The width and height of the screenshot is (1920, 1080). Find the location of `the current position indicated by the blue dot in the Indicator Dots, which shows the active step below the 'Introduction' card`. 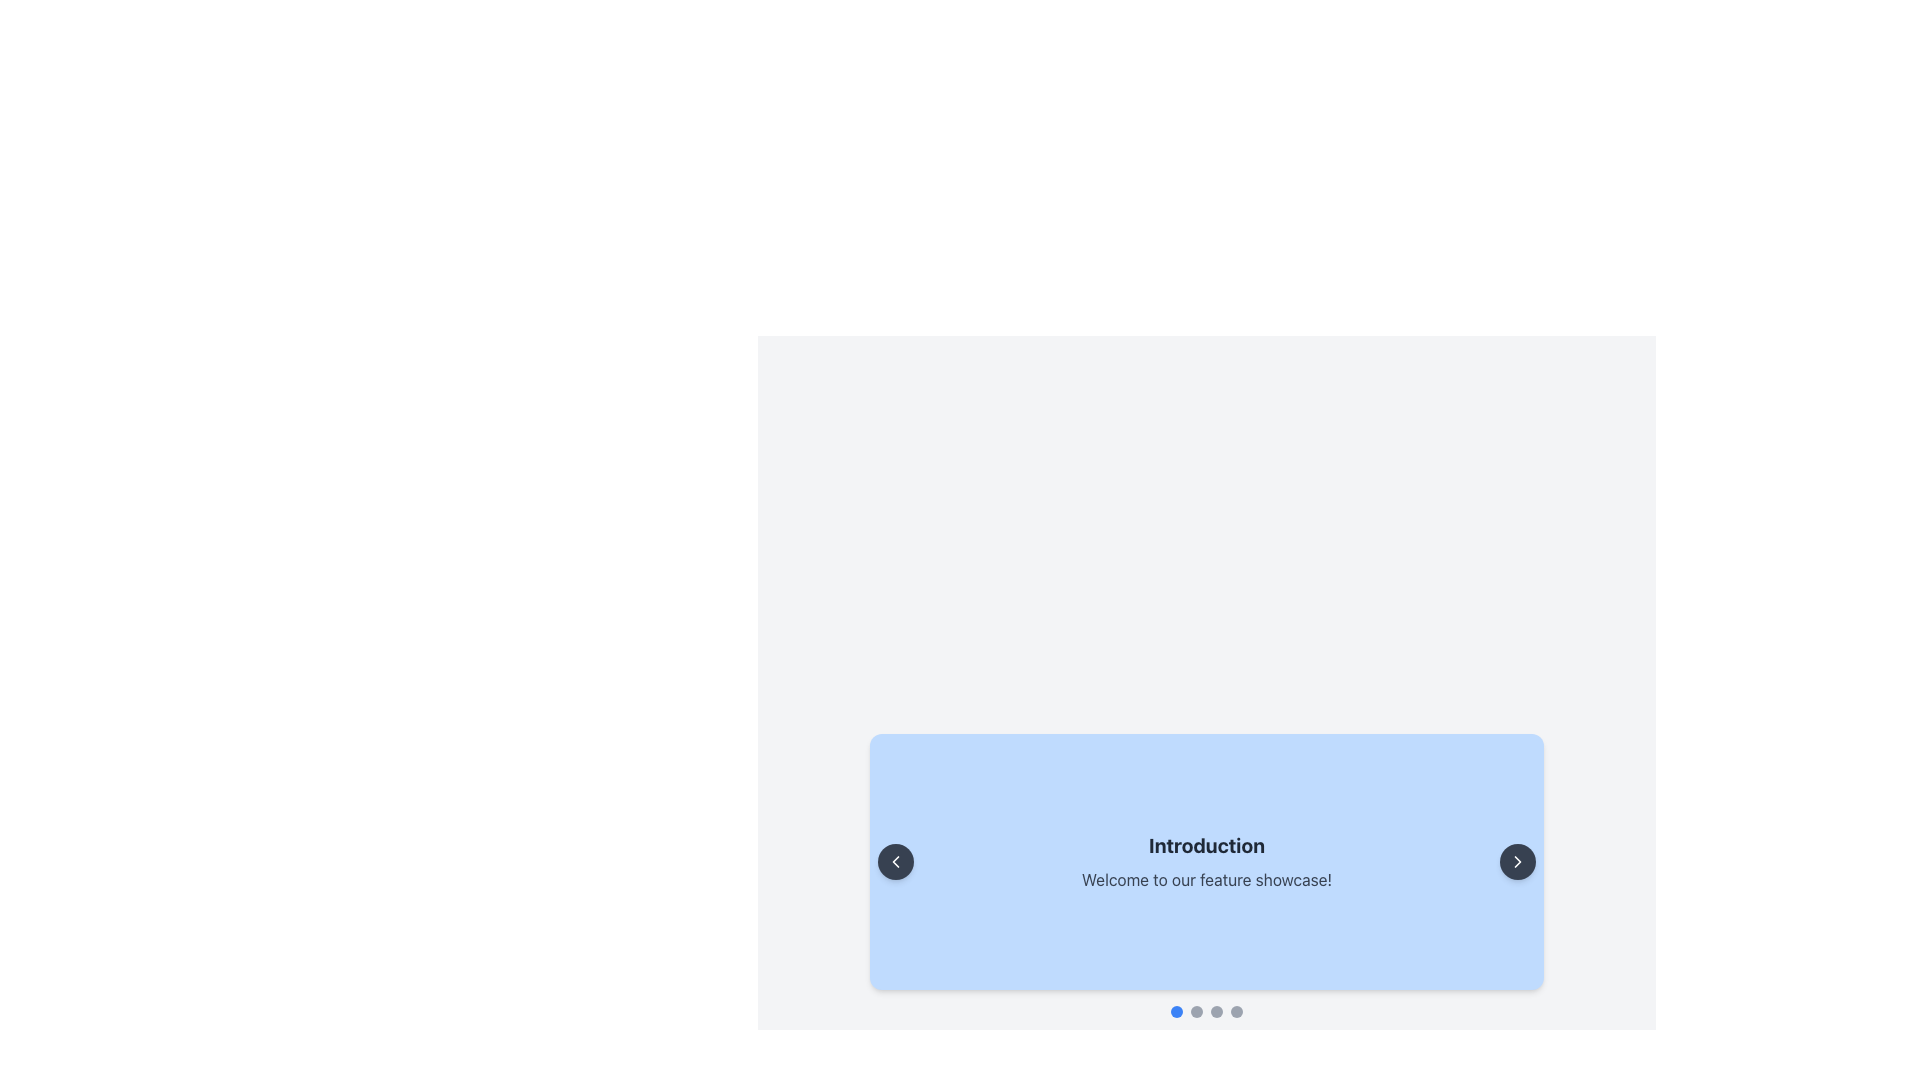

the current position indicated by the blue dot in the Indicator Dots, which shows the active step below the 'Introduction' card is located at coordinates (1205, 1011).